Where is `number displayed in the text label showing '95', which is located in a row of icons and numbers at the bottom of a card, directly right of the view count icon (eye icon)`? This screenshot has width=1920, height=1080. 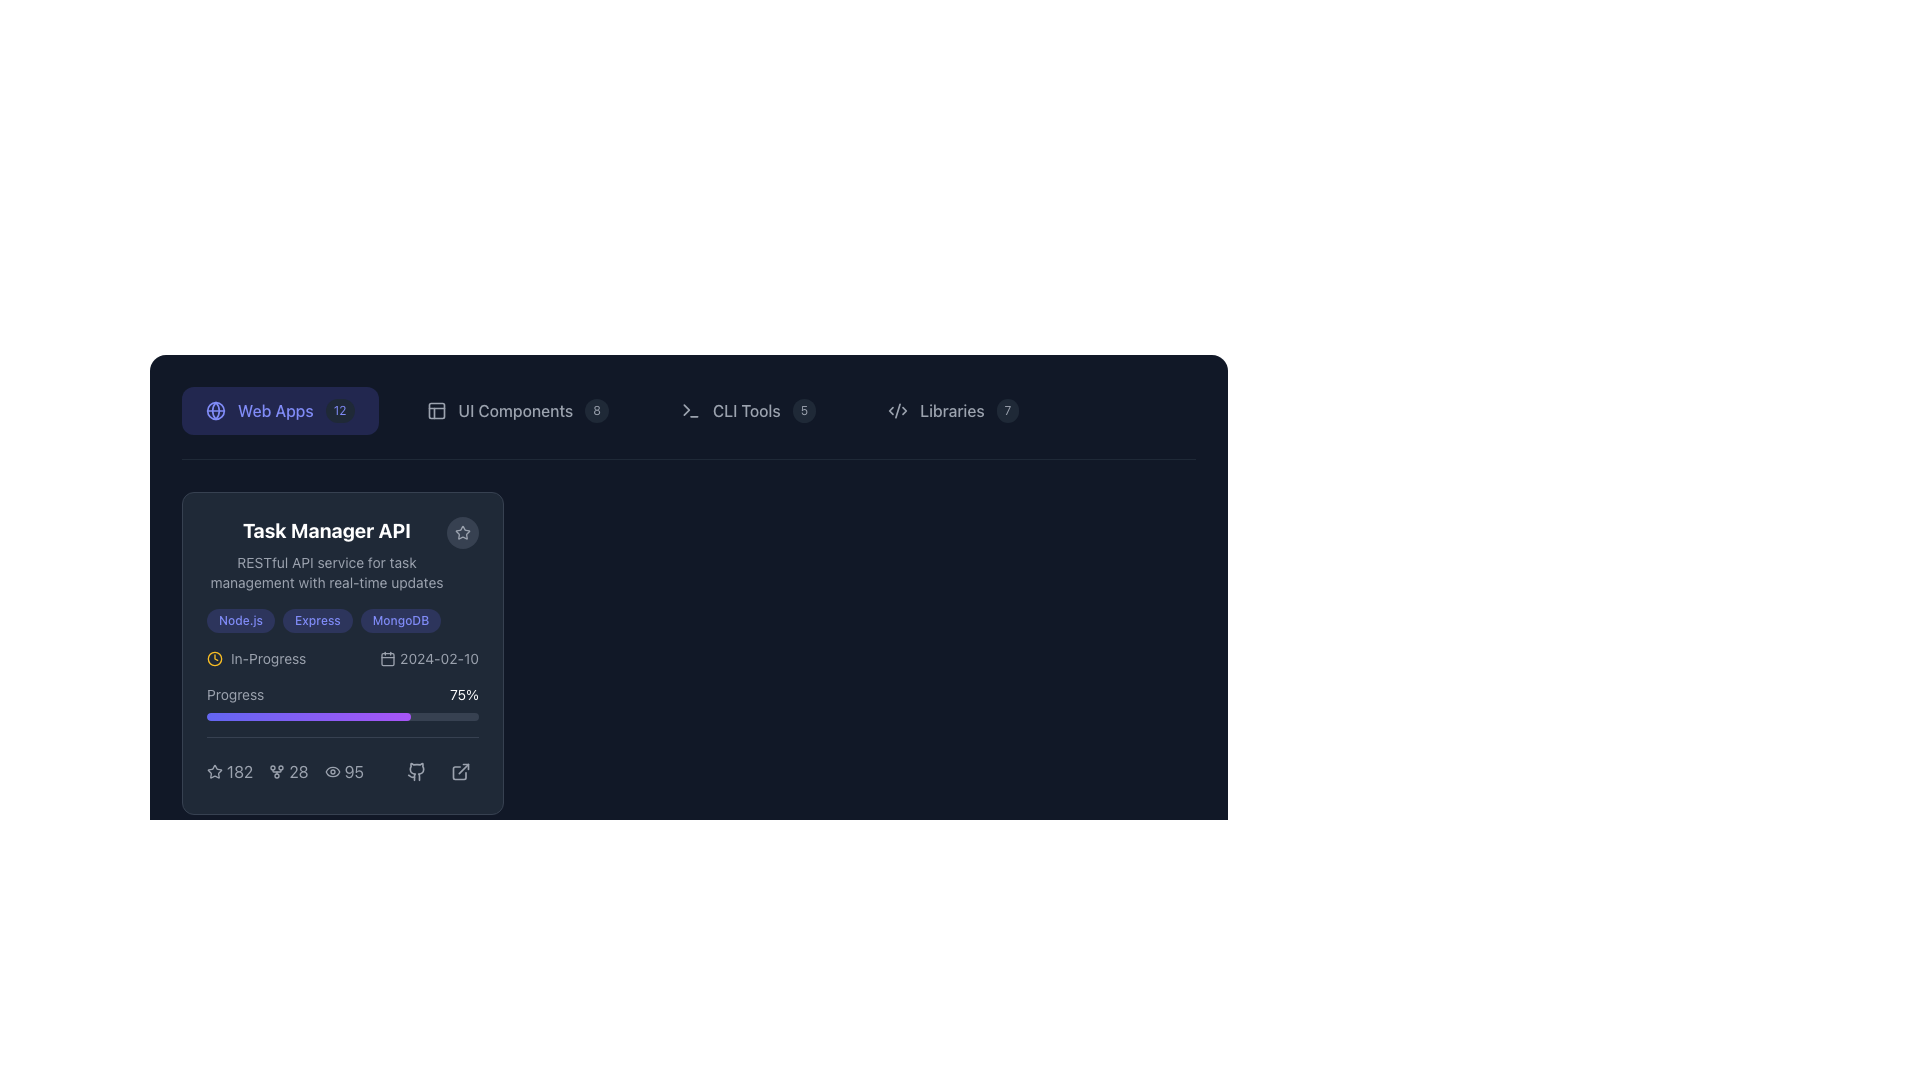
number displayed in the text label showing '95', which is located in a row of icons and numbers at the bottom of a card, directly right of the view count icon (eye icon) is located at coordinates (342, 763).